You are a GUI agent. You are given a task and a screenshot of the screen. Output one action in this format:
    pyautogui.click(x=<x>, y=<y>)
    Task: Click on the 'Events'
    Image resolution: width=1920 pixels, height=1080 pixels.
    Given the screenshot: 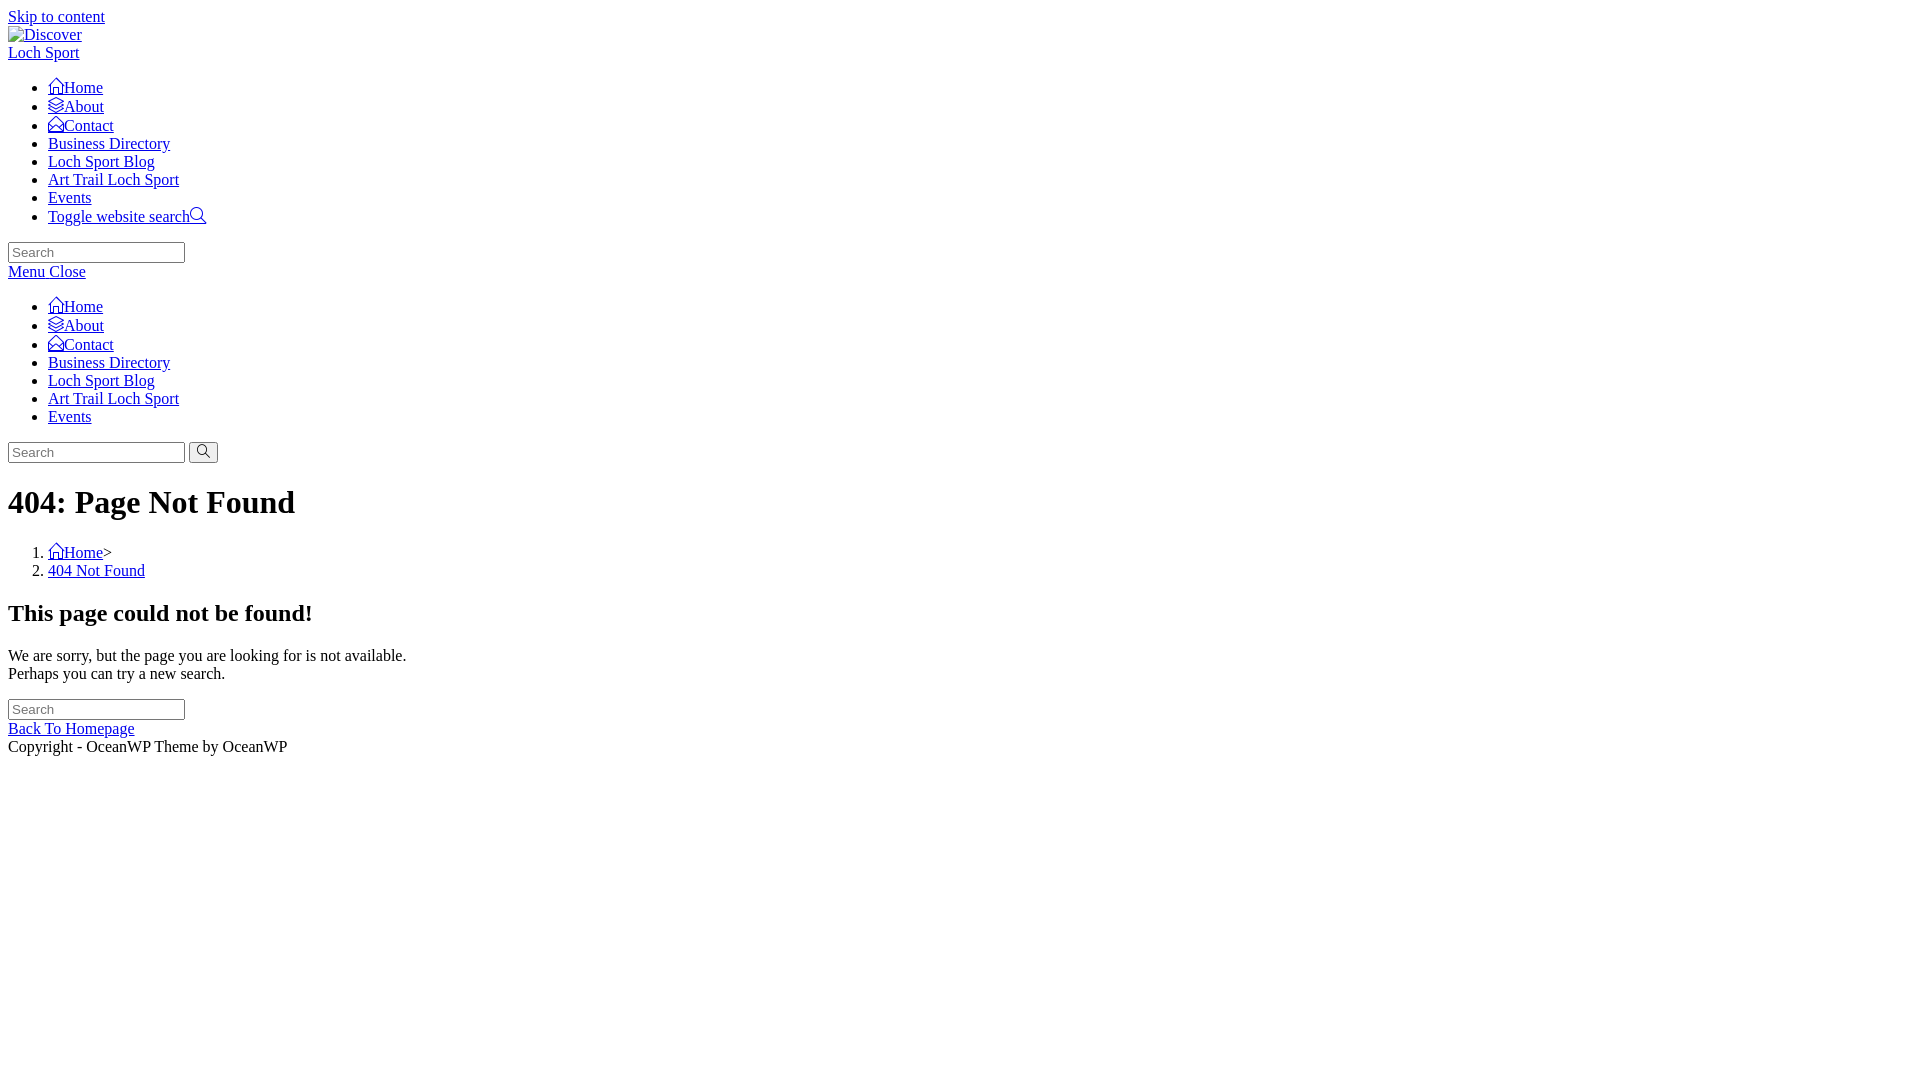 What is the action you would take?
    pyautogui.click(x=70, y=197)
    